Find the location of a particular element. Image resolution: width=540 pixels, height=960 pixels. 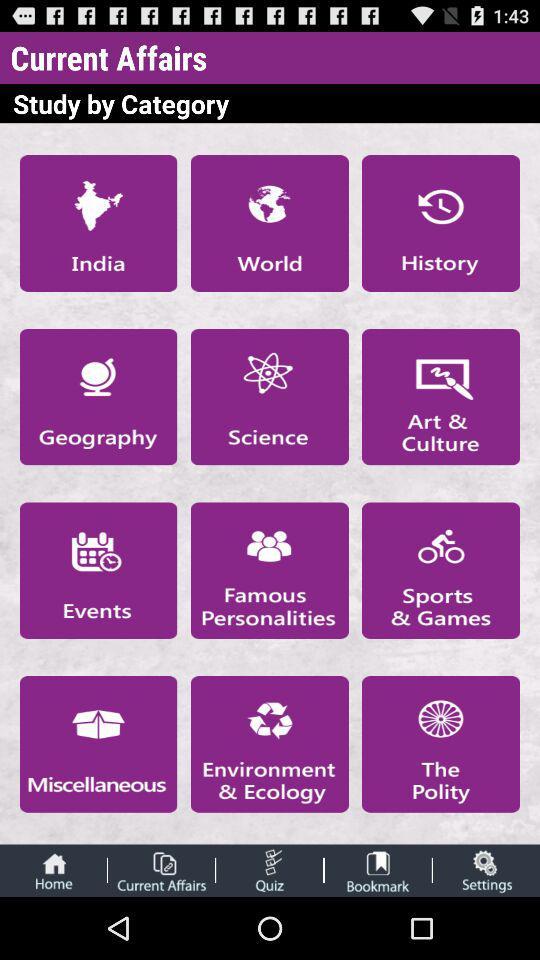

open new page is located at coordinates (269, 743).